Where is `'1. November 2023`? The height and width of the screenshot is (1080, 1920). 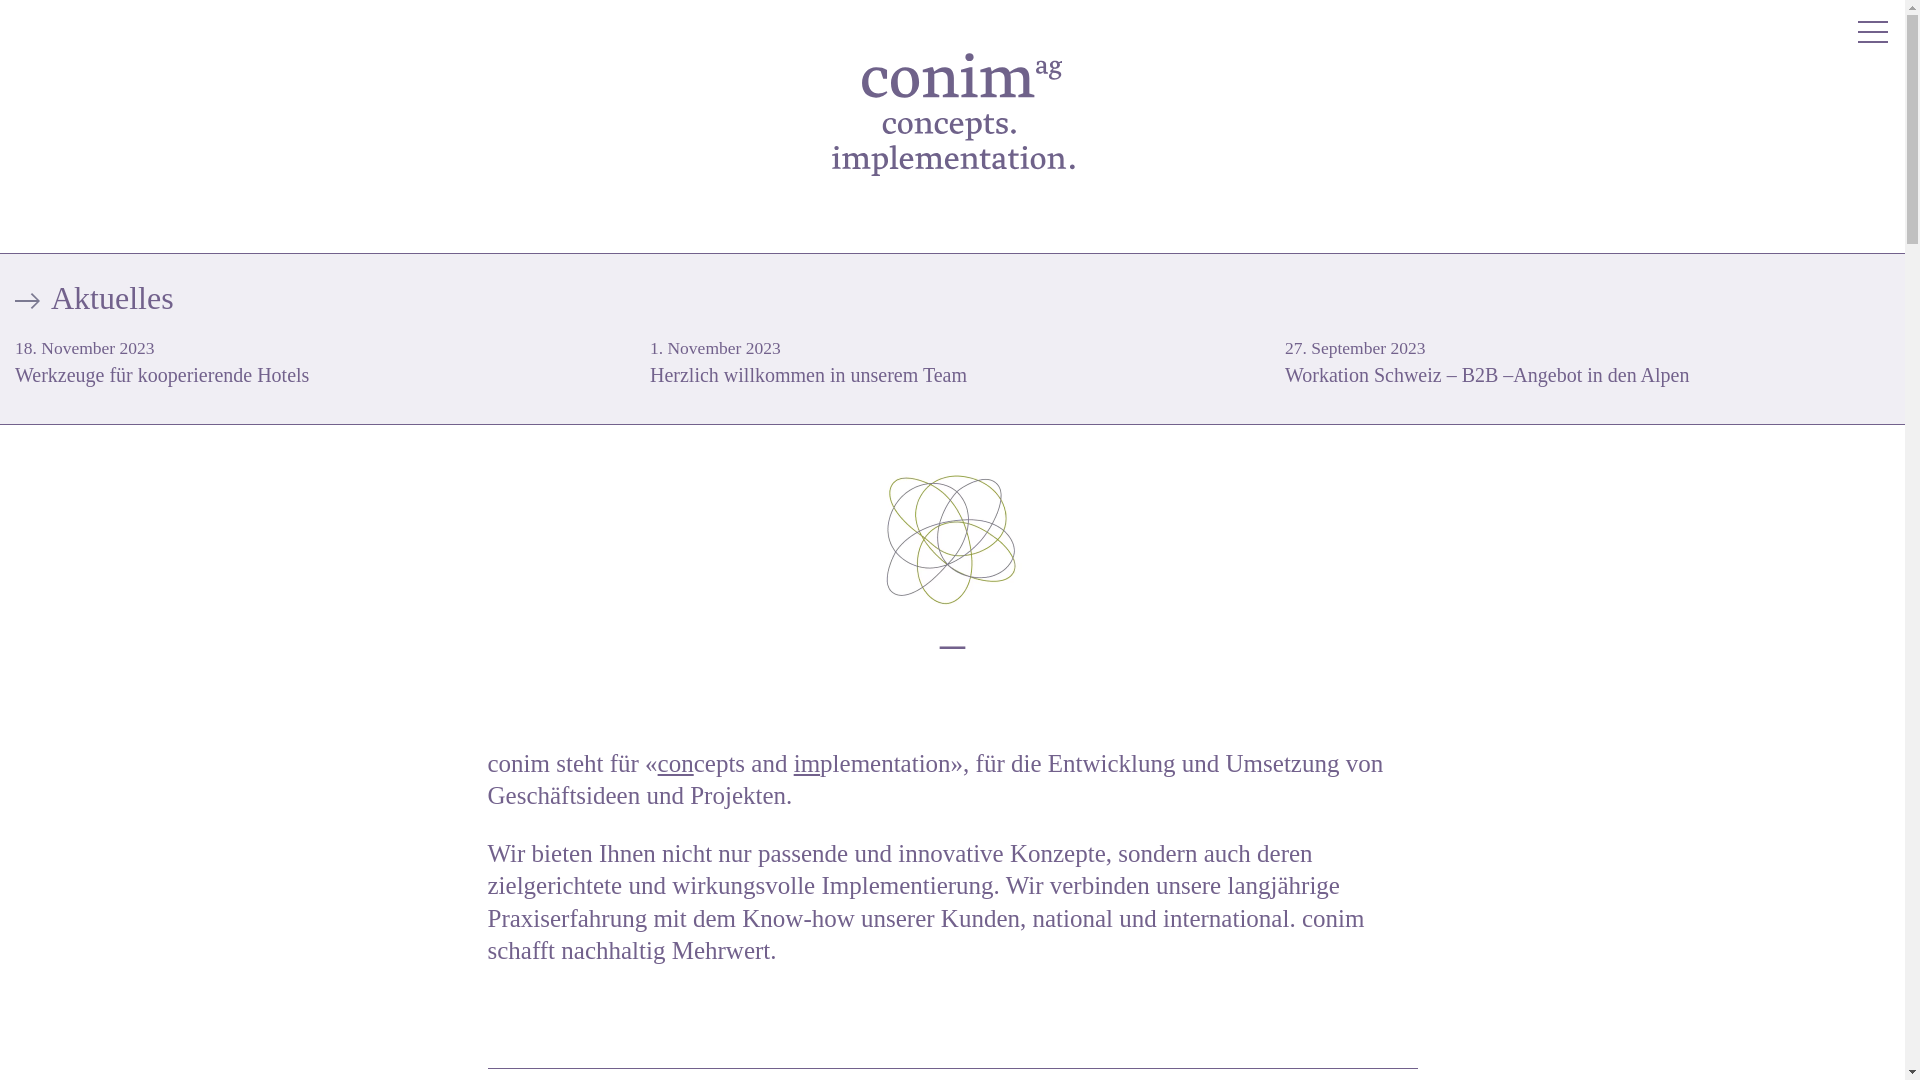
'1. November 2023 is located at coordinates (951, 358).